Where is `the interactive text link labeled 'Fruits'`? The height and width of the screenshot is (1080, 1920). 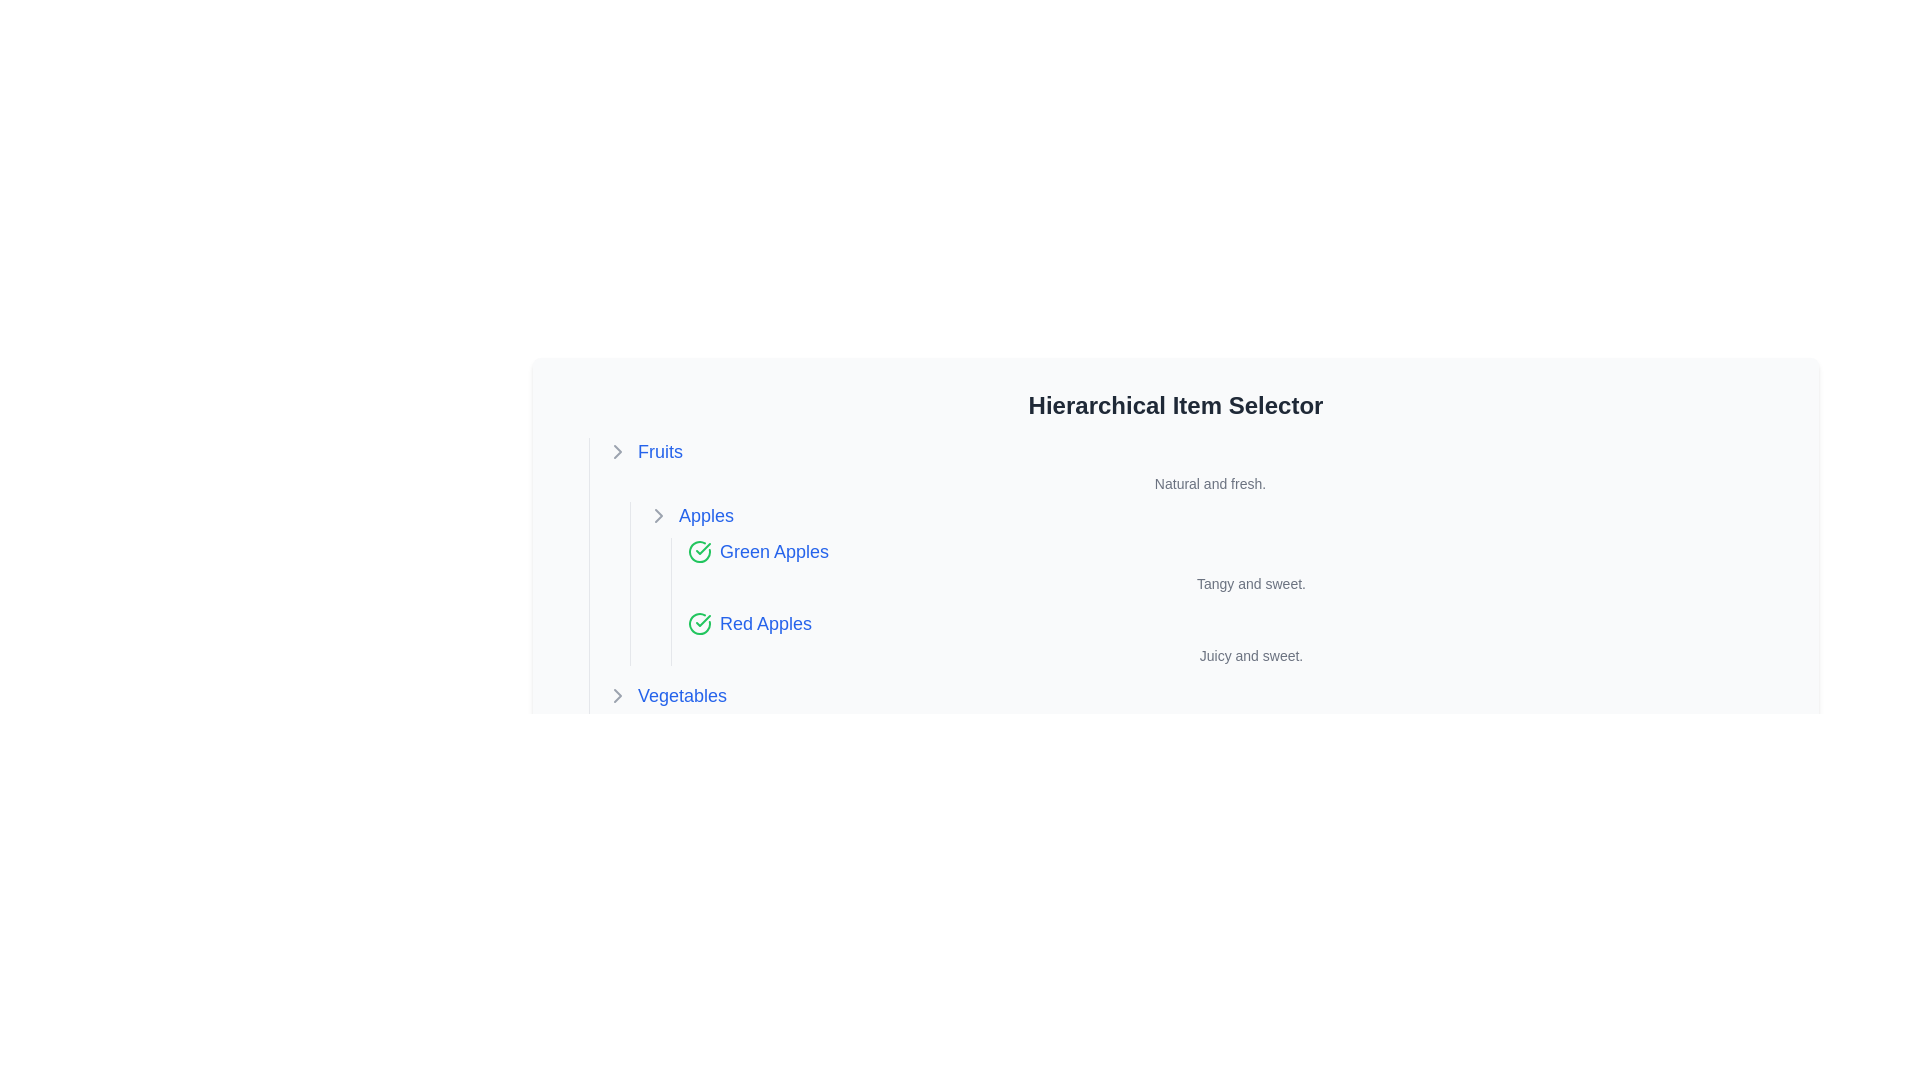 the interactive text link labeled 'Fruits' is located at coordinates (660, 451).